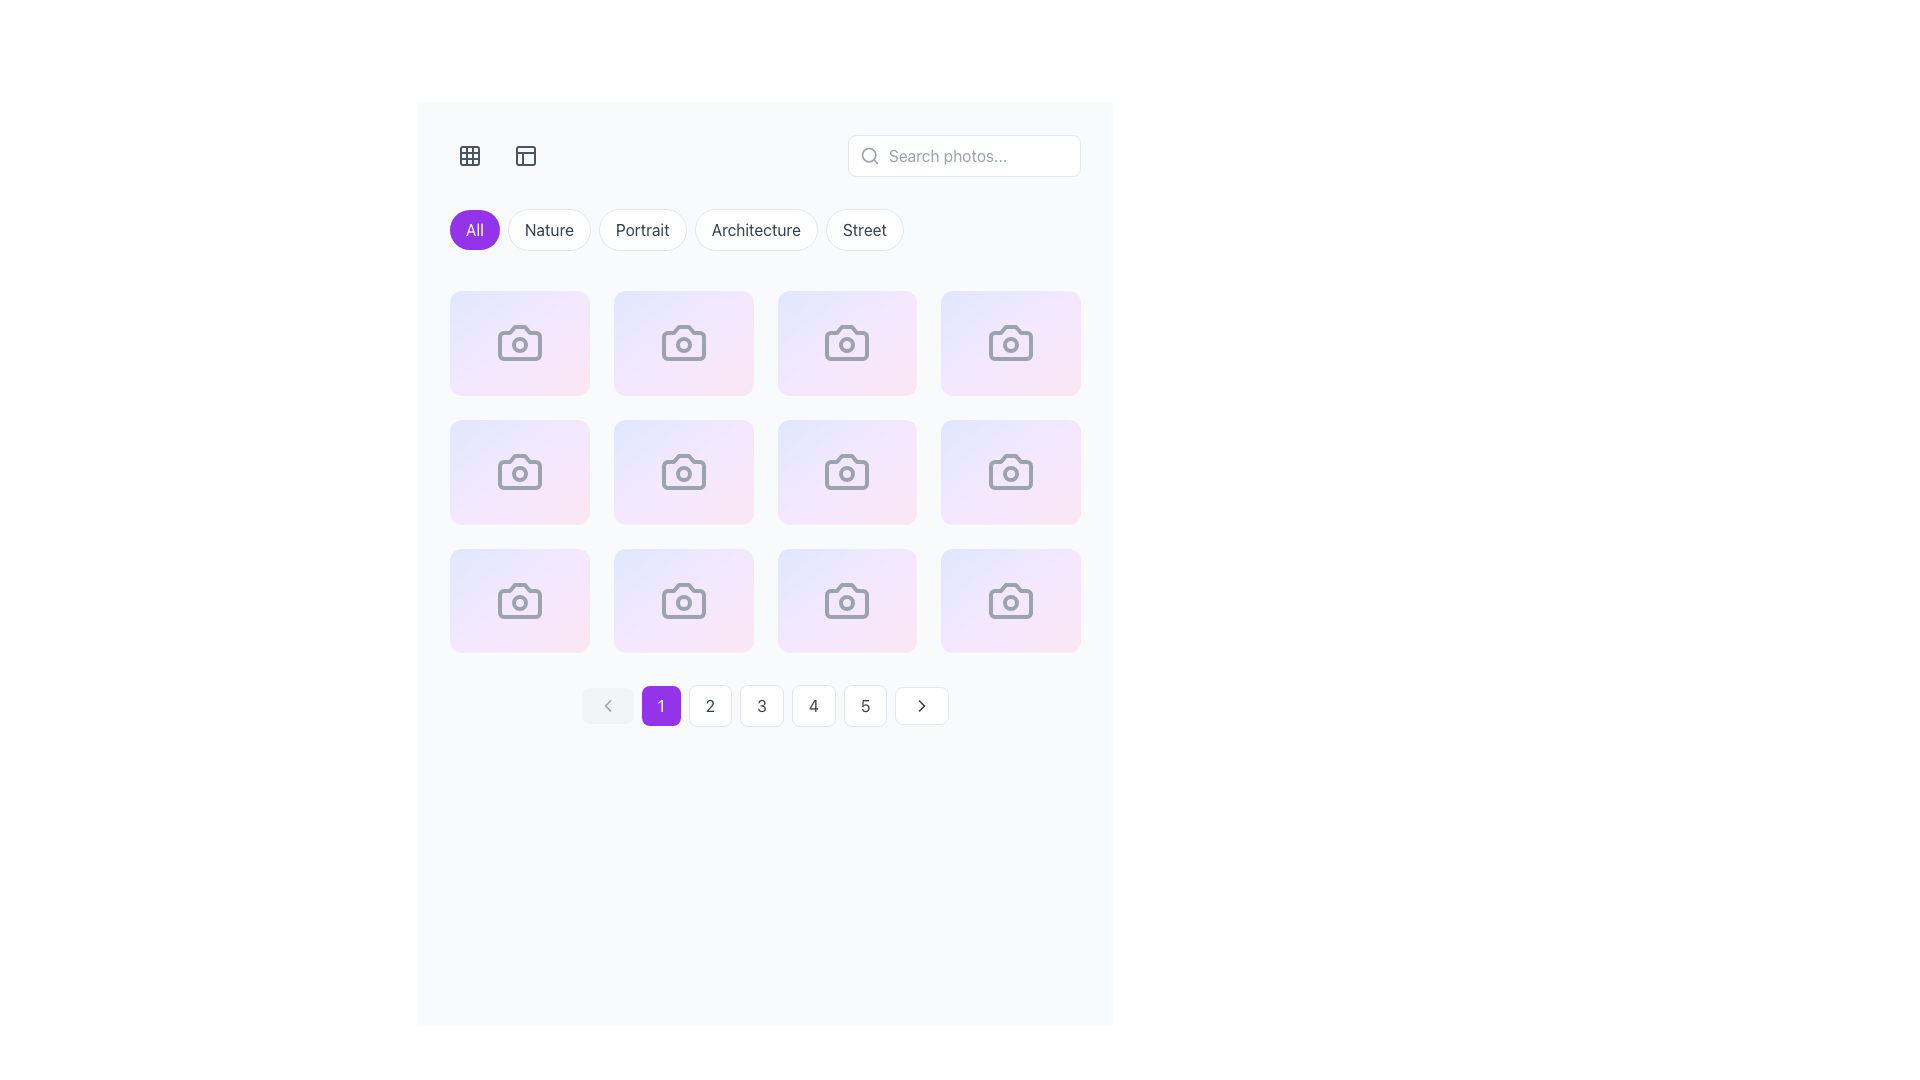 Image resolution: width=1920 pixels, height=1080 pixels. Describe the element at coordinates (869, 154) in the screenshot. I see `the magnifying glass icon located at the left side of the search text input box, which symbolizes search functionality` at that location.